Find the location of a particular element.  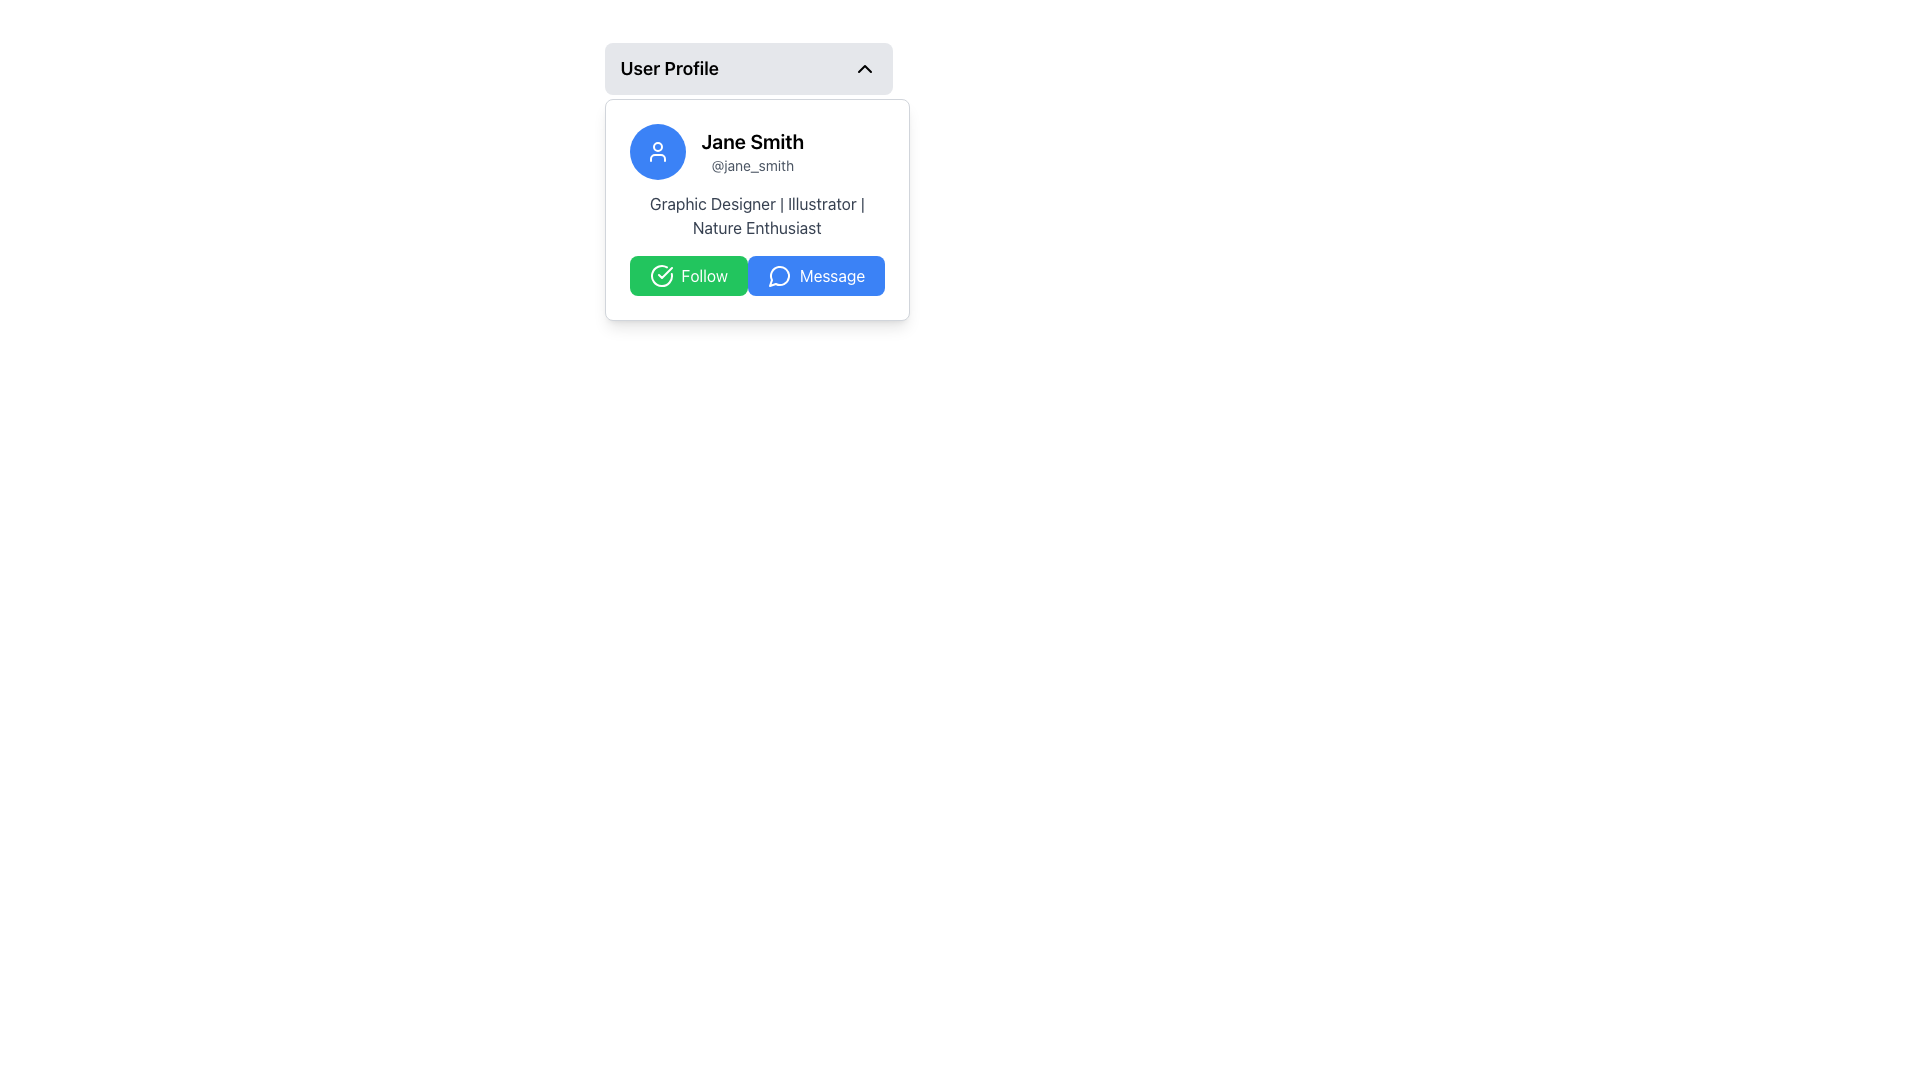

the user profile icon which has a white outline on a blue circular background, located at the top left corner of the user profile card is located at coordinates (657, 150).